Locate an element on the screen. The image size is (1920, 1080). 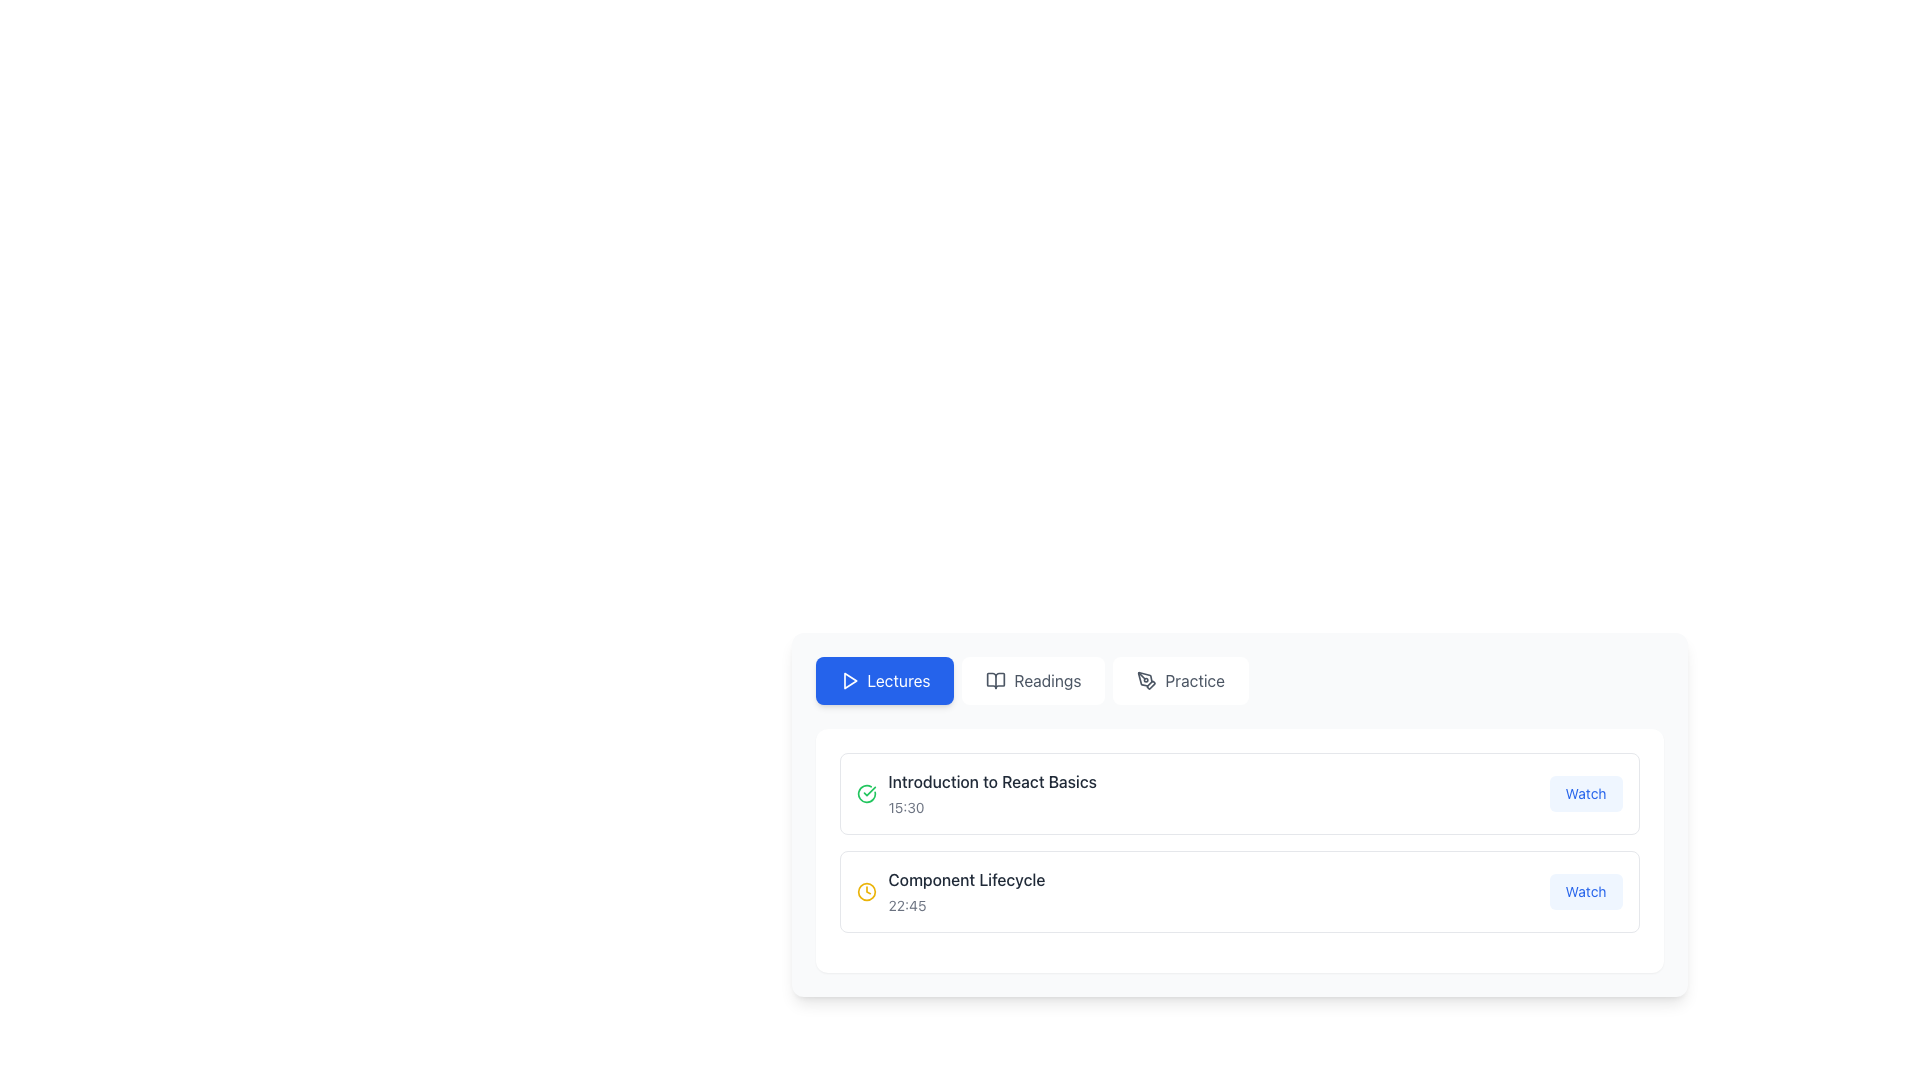
the completion icon located to the left of the text 'Introduction to React Basics' and above the timestamp '15:30' is located at coordinates (866, 793).